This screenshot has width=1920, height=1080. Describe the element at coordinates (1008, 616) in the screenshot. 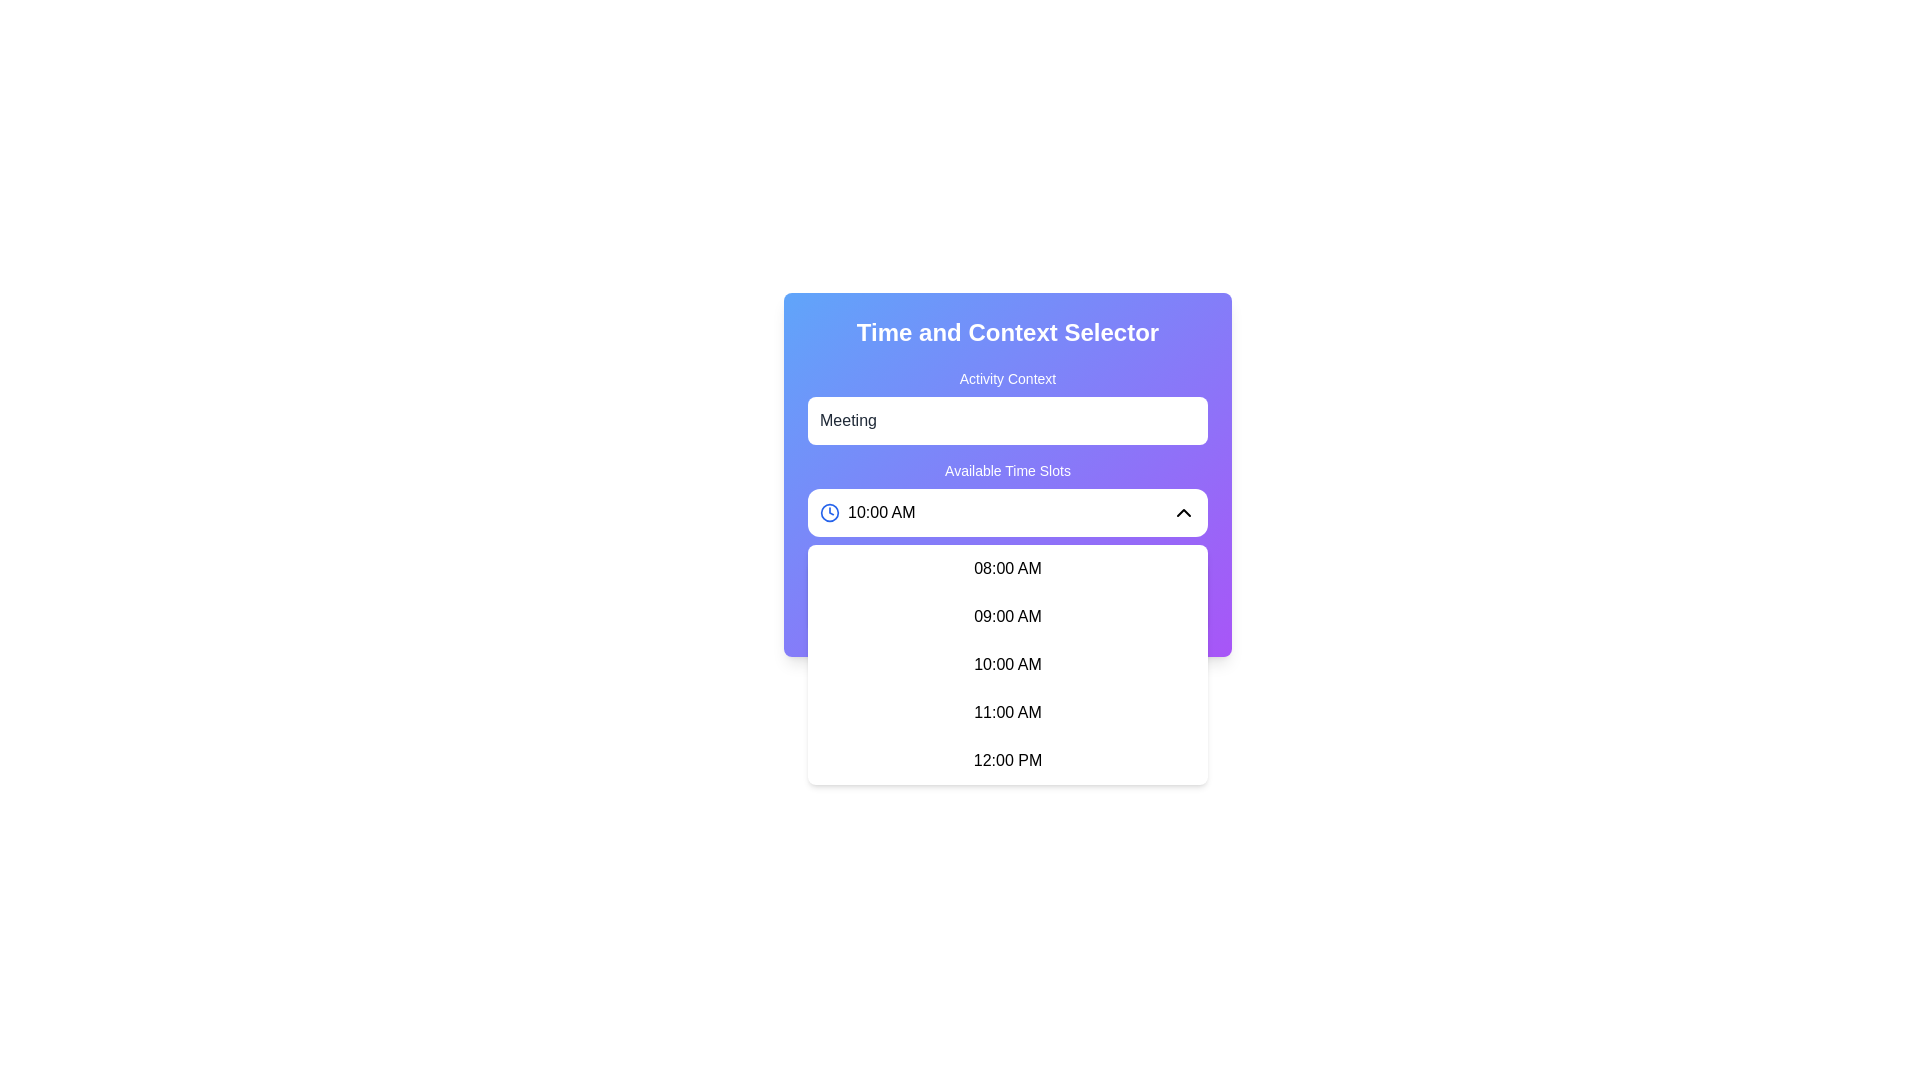

I see `the text label displaying '09:00 AM'` at that location.